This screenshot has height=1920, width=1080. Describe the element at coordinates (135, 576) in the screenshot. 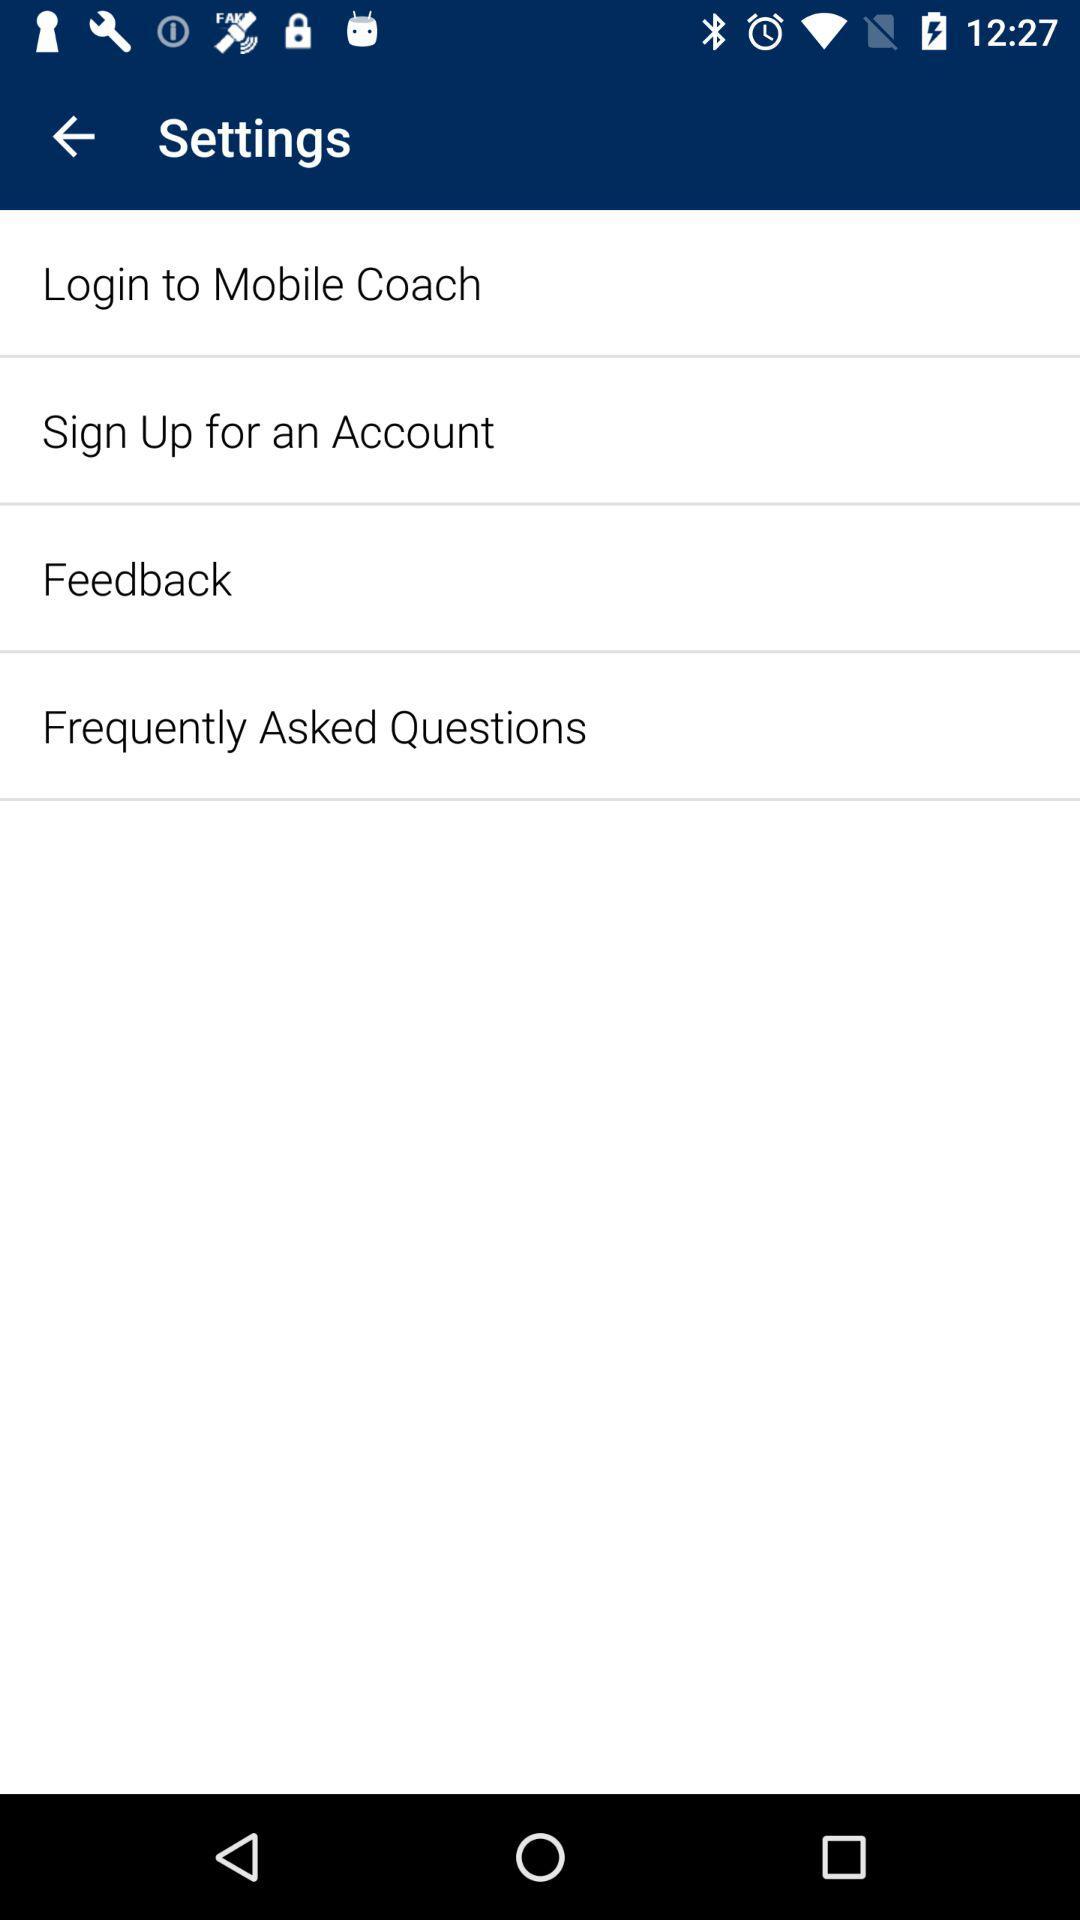

I see `feedback` at that location.